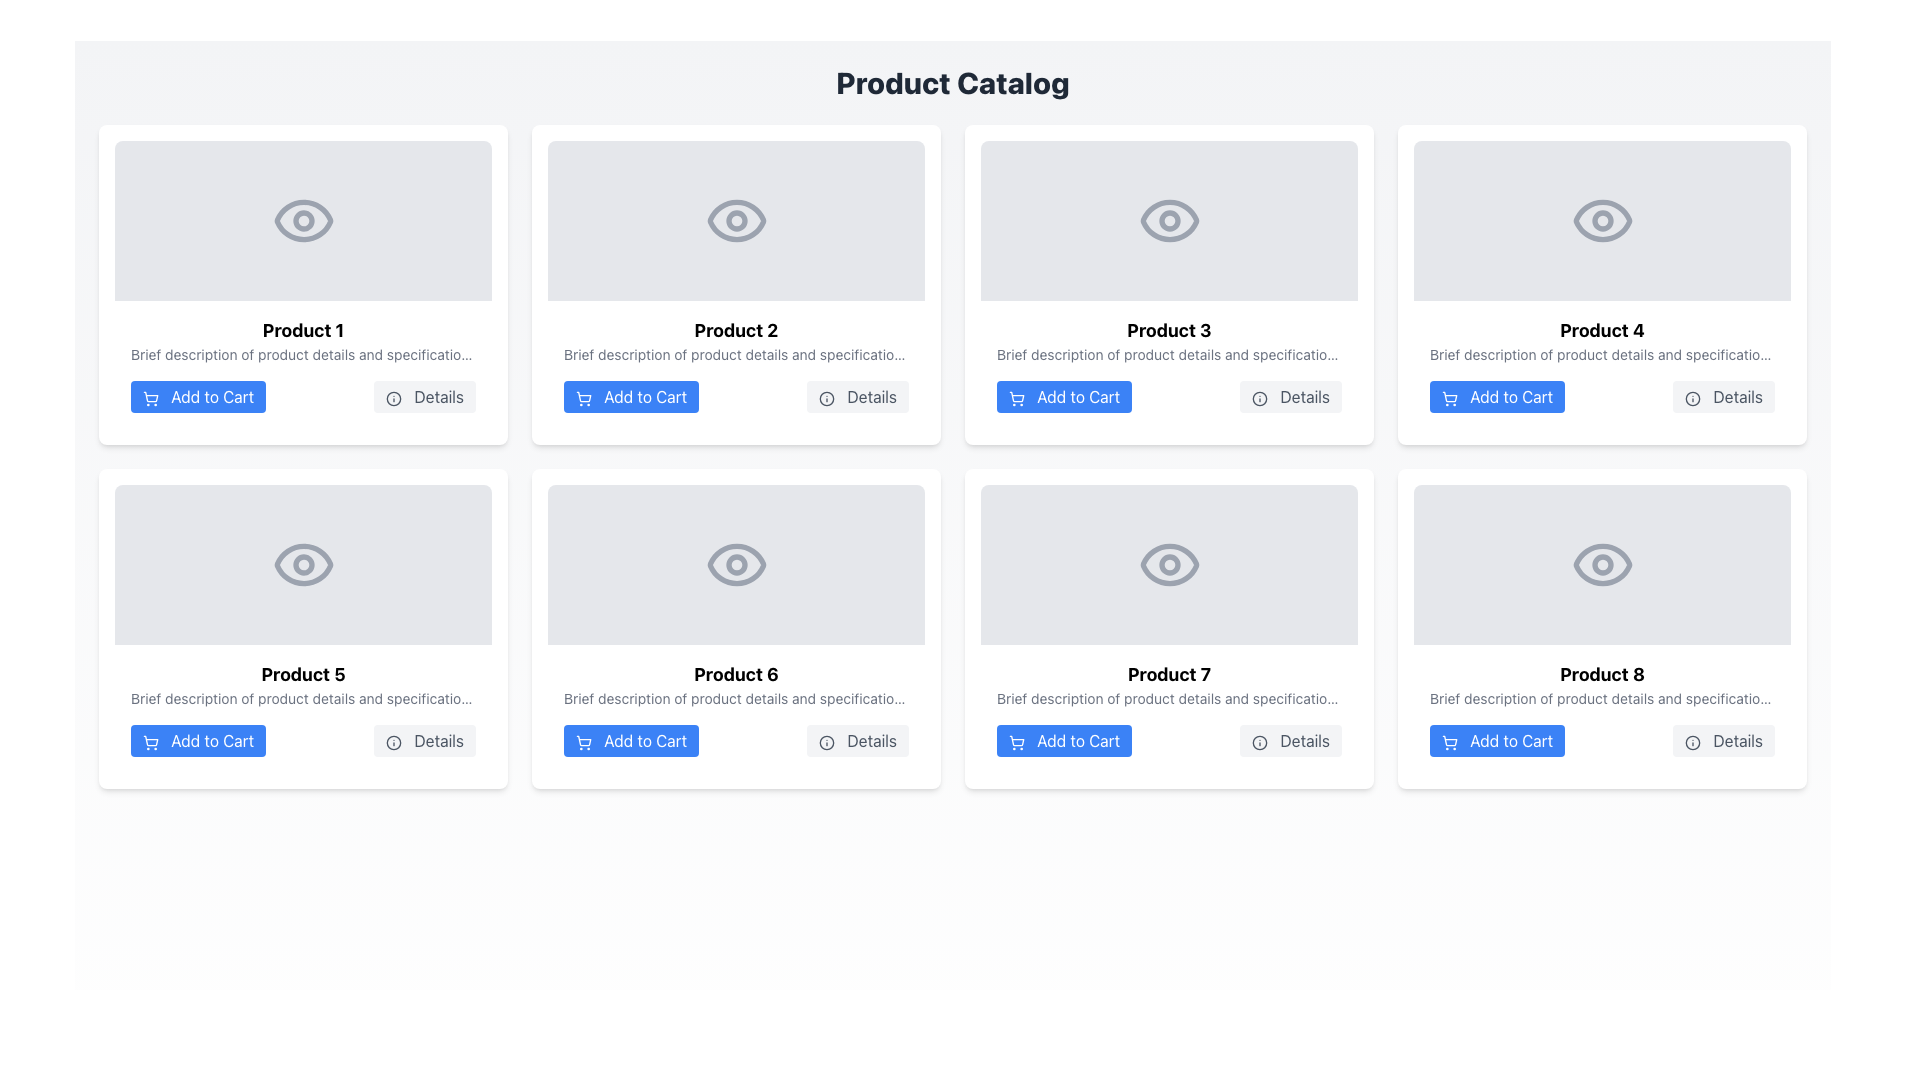 The height and width of the screenshot is (1080, 1920). Describe the element at coordinates (1602, 675) in the screenshot. I see `the bold text label 'Product 8' located in the lower right of the grid layout, specifically at the bottom of the last product card in the third row` at that location.